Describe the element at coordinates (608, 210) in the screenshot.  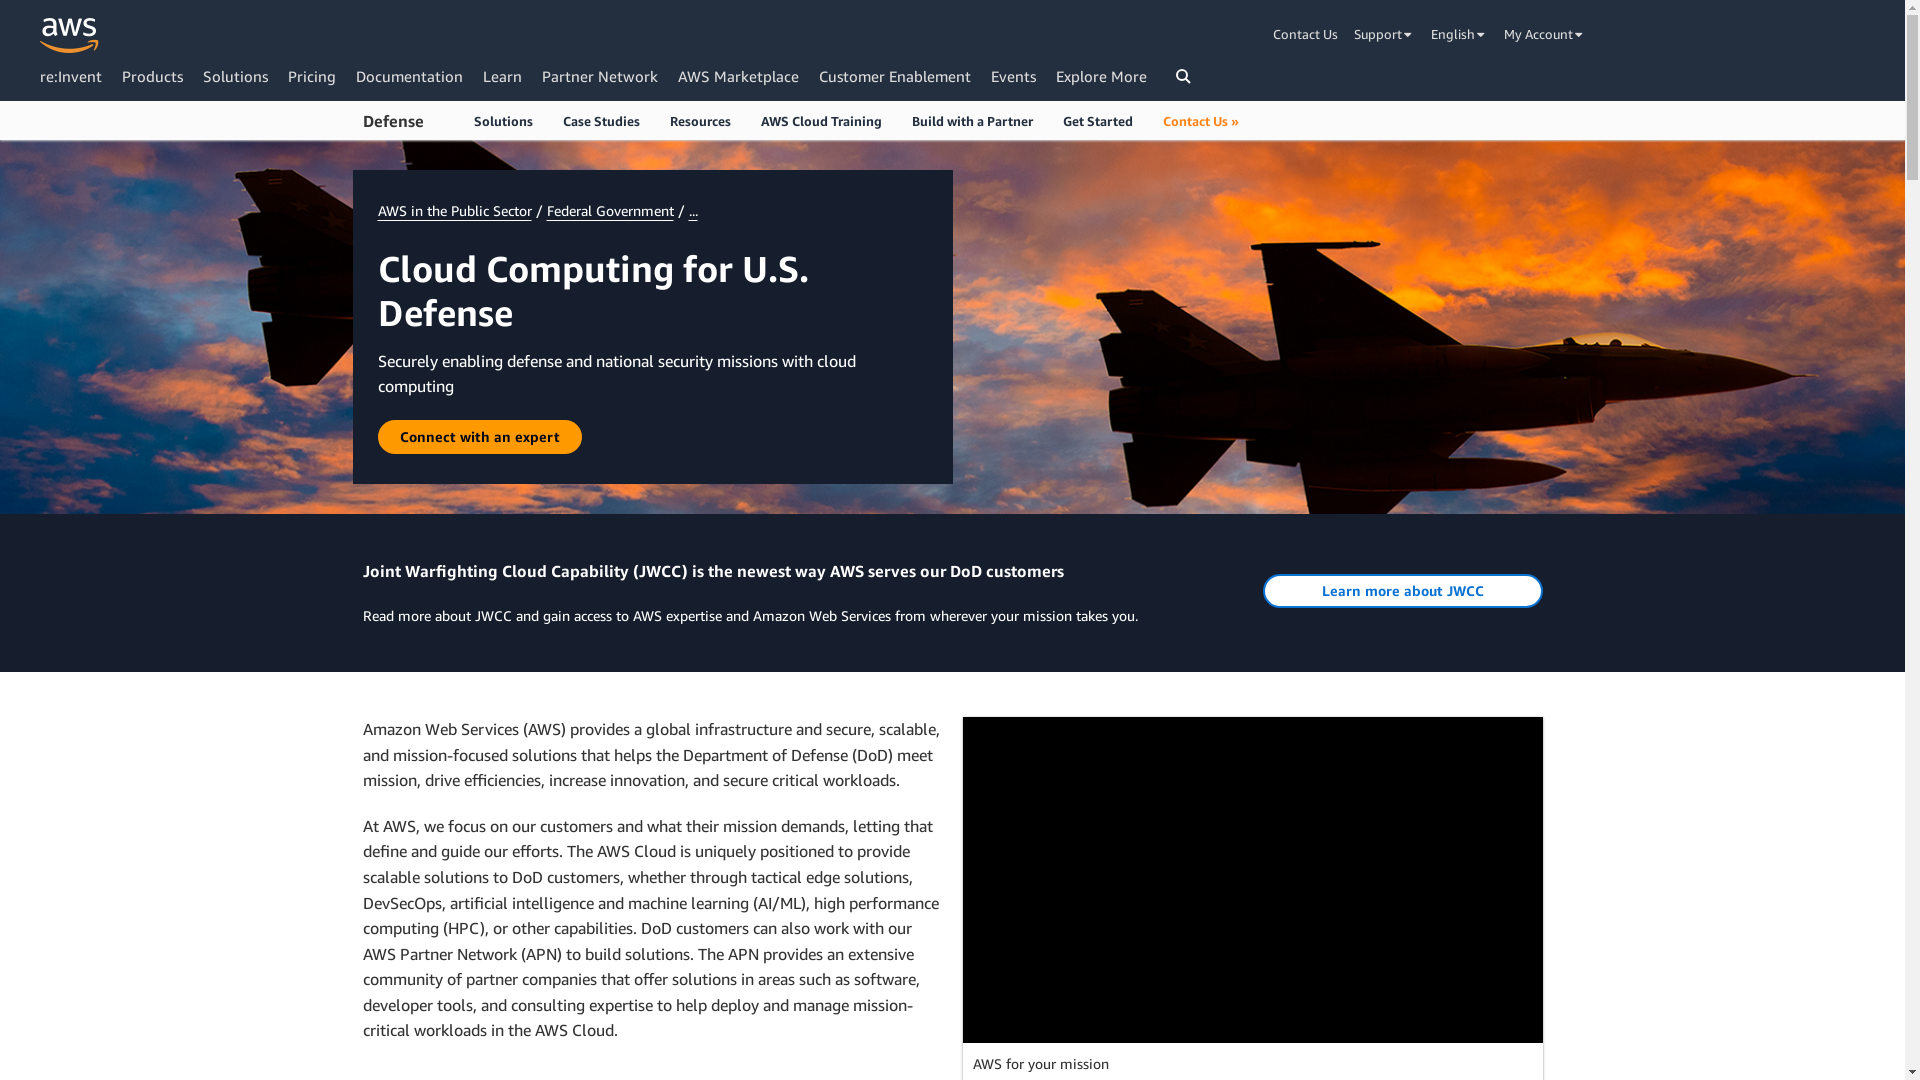
I see `'Federal Government'` at that location.